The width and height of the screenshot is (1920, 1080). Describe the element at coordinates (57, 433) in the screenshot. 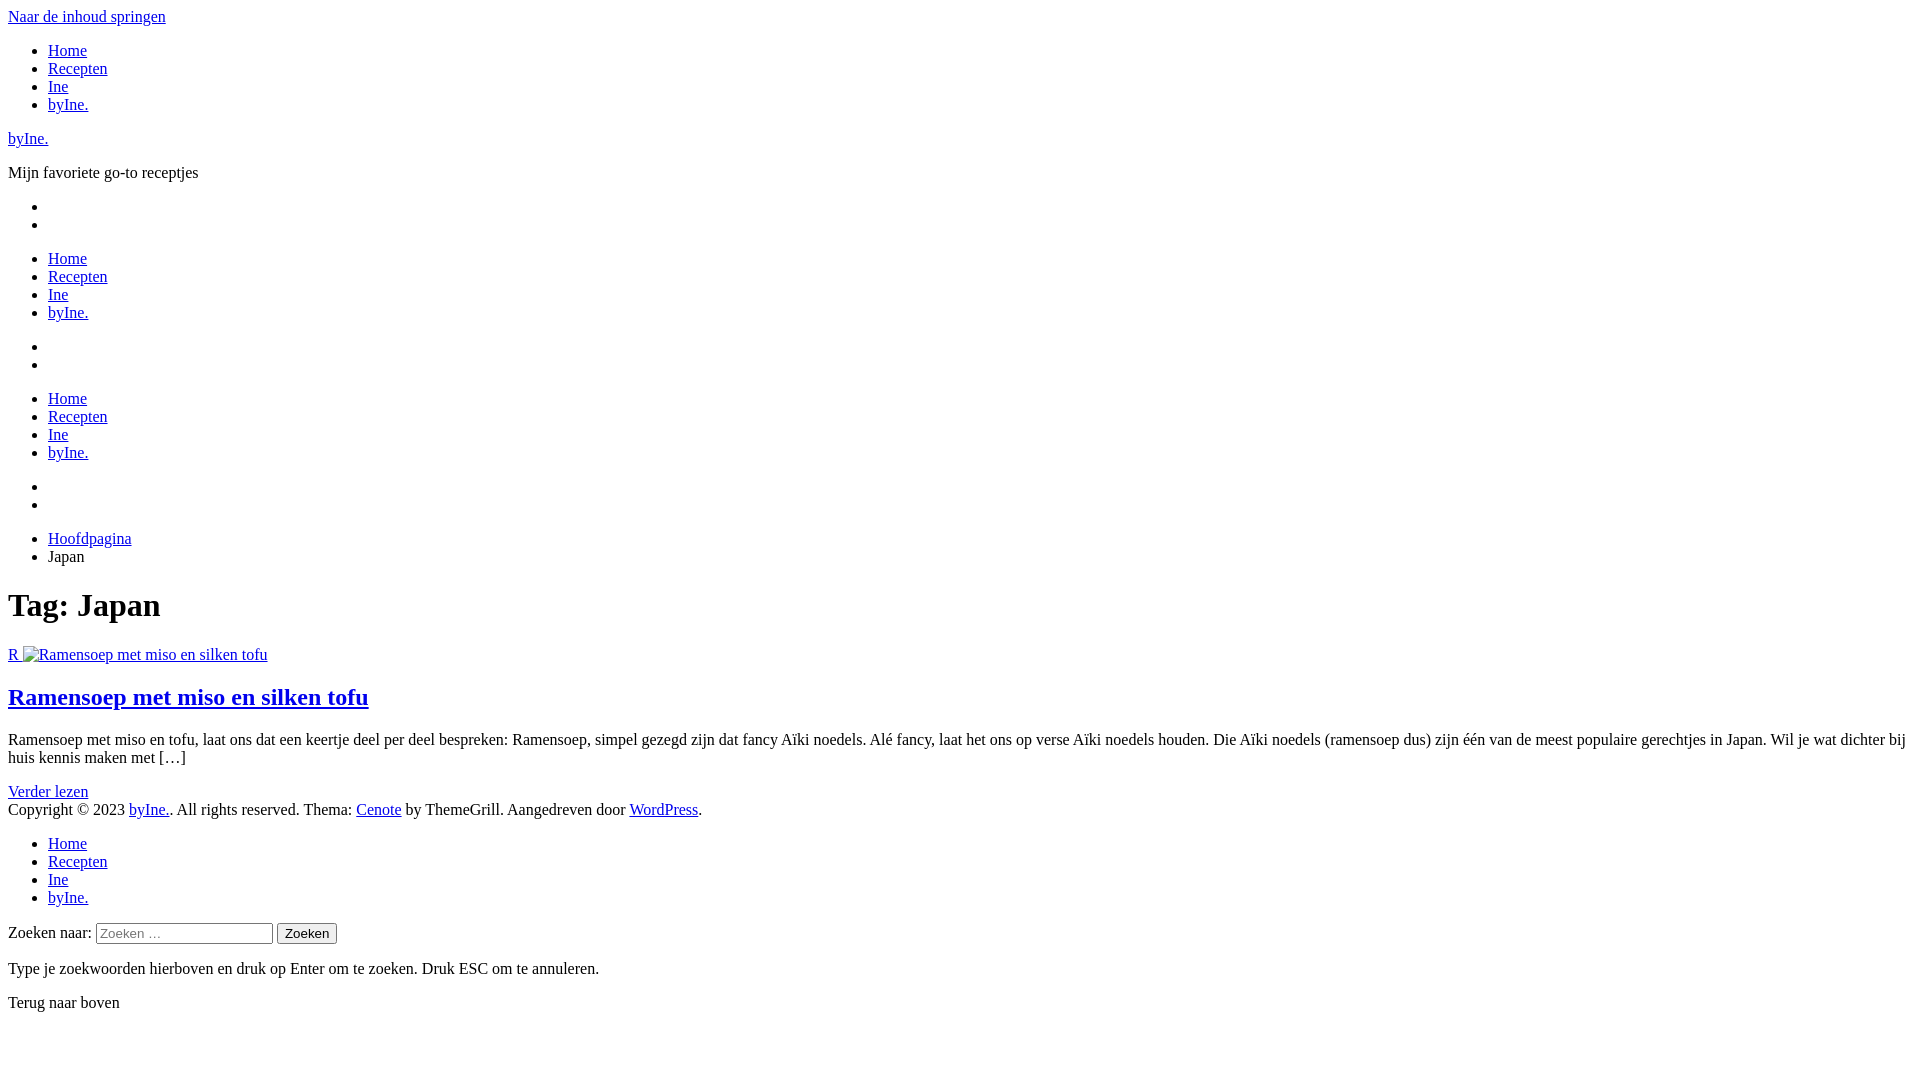

I see `'Ine'` at that location.